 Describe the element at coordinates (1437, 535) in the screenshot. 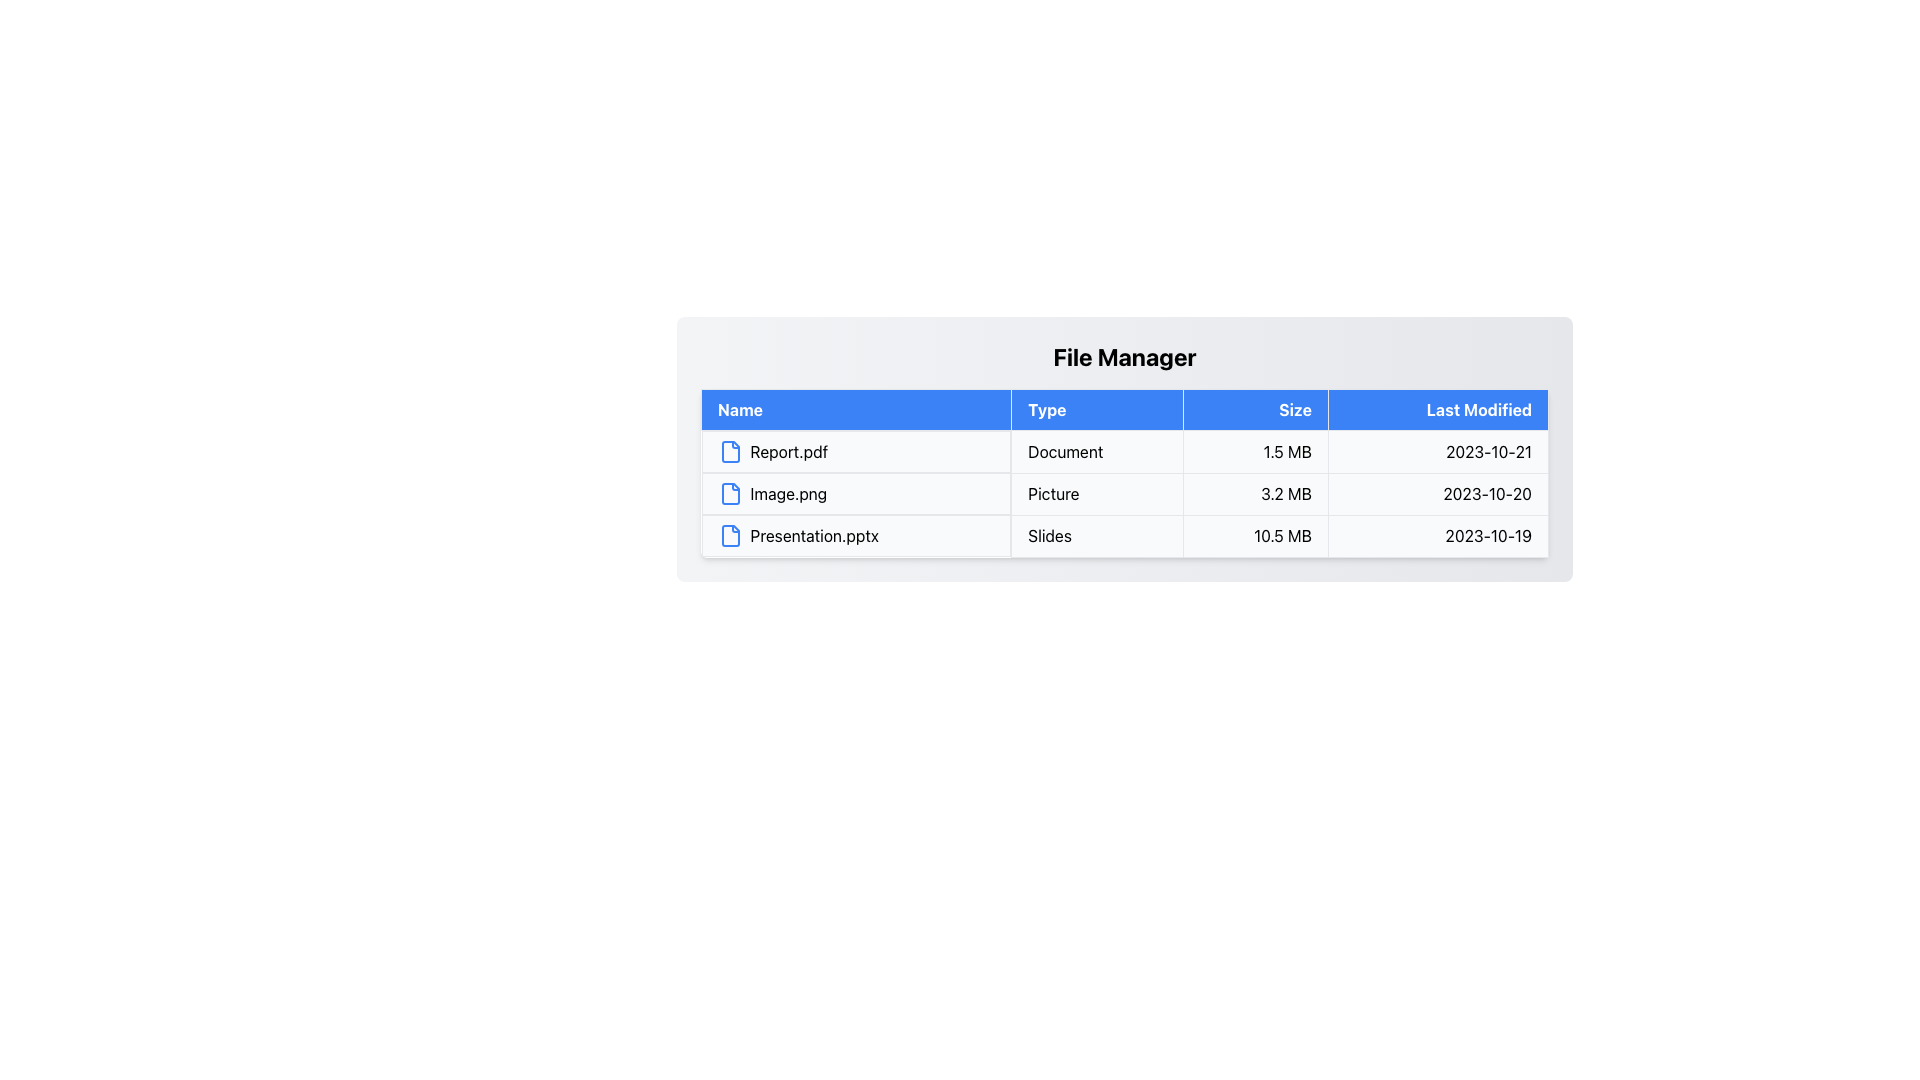

I see `the 'Last Modified' date text element displaying '2023-10-19' located in the fourth column of the third row of the table in the file manager interface` at that location.